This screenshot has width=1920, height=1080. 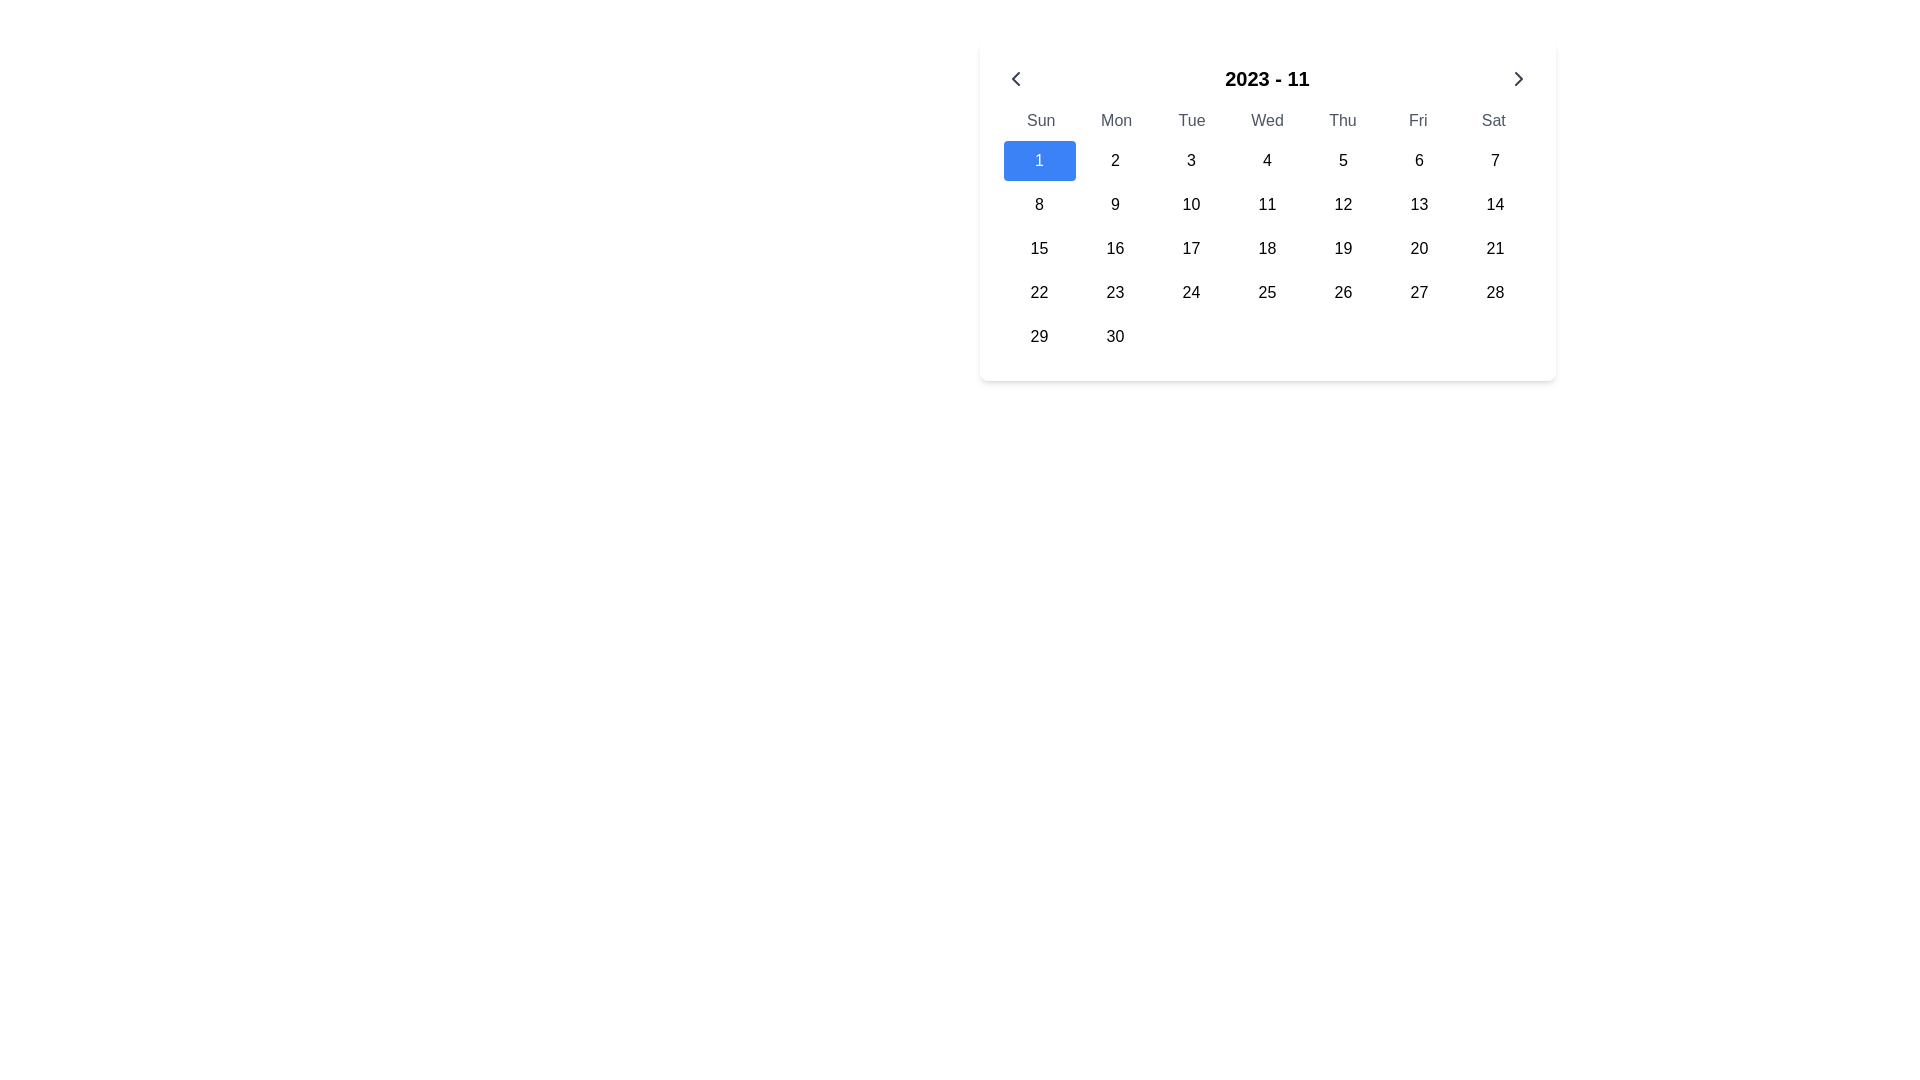 I want to click on the rectangular button displaying the number '29' located in the last row and first column of the grid, so click(x=1039, y=335).